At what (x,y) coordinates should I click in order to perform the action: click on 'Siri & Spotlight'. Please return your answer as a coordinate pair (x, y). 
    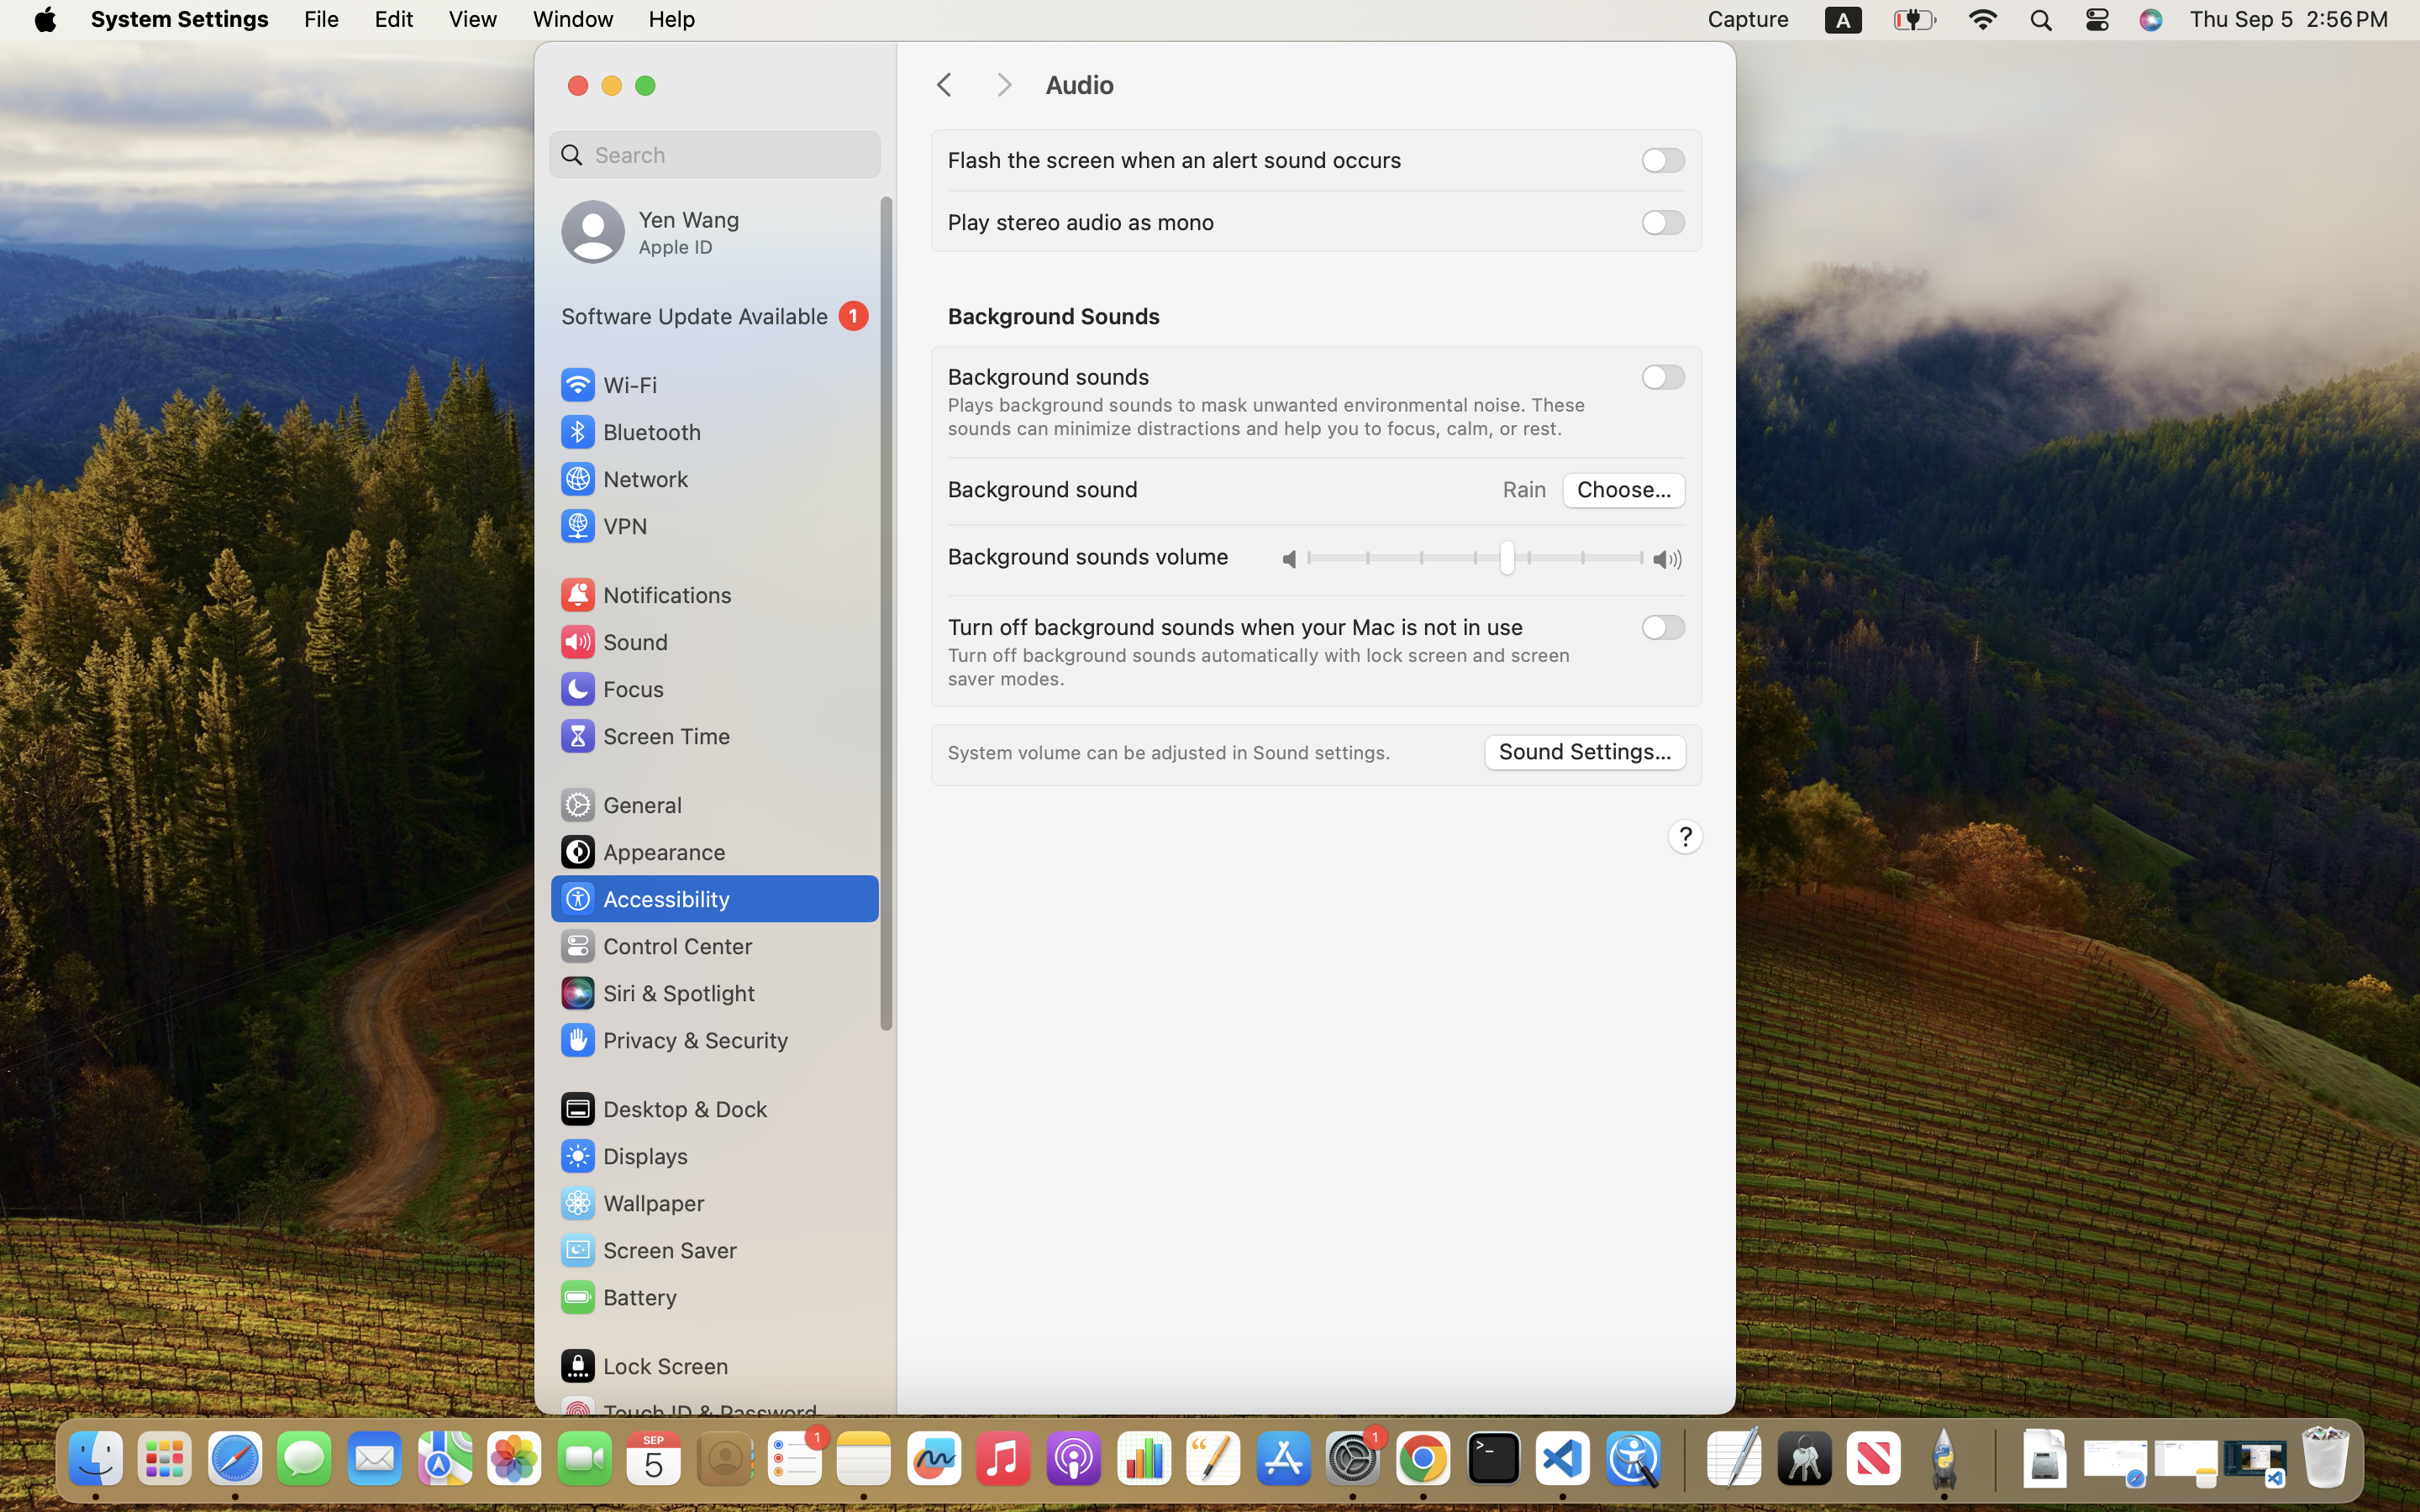
    Looking at the image, I should click on (655, 992).